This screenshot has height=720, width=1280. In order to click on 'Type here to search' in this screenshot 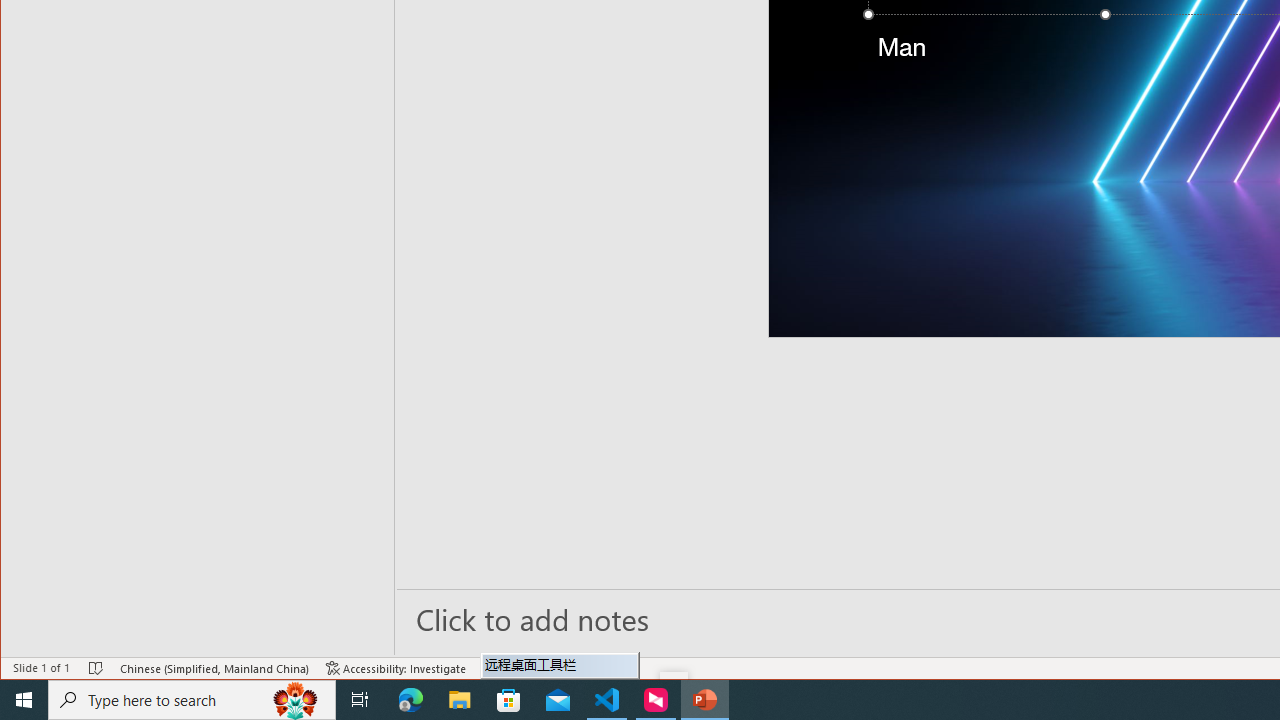, I will do `click(192, 698)`.